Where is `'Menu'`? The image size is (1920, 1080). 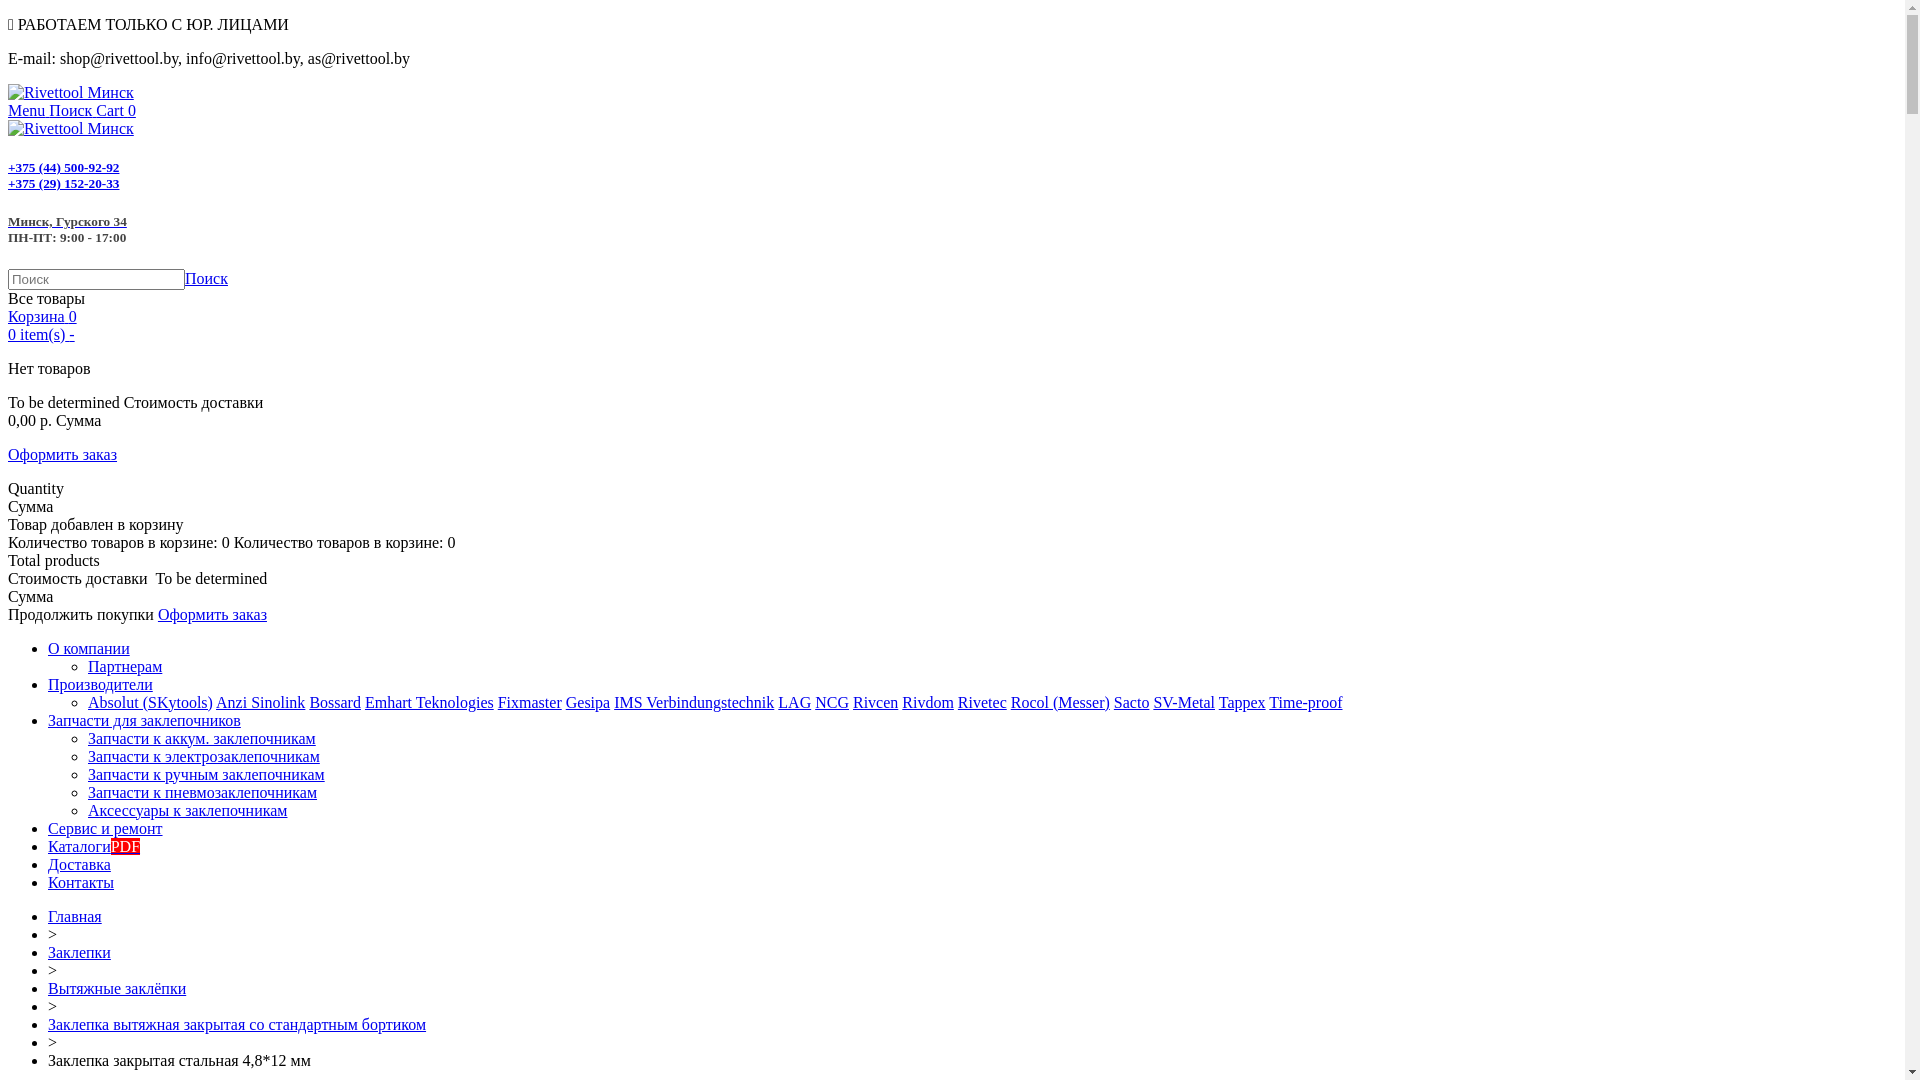 'Menu' is located at coordinates (8, 110).